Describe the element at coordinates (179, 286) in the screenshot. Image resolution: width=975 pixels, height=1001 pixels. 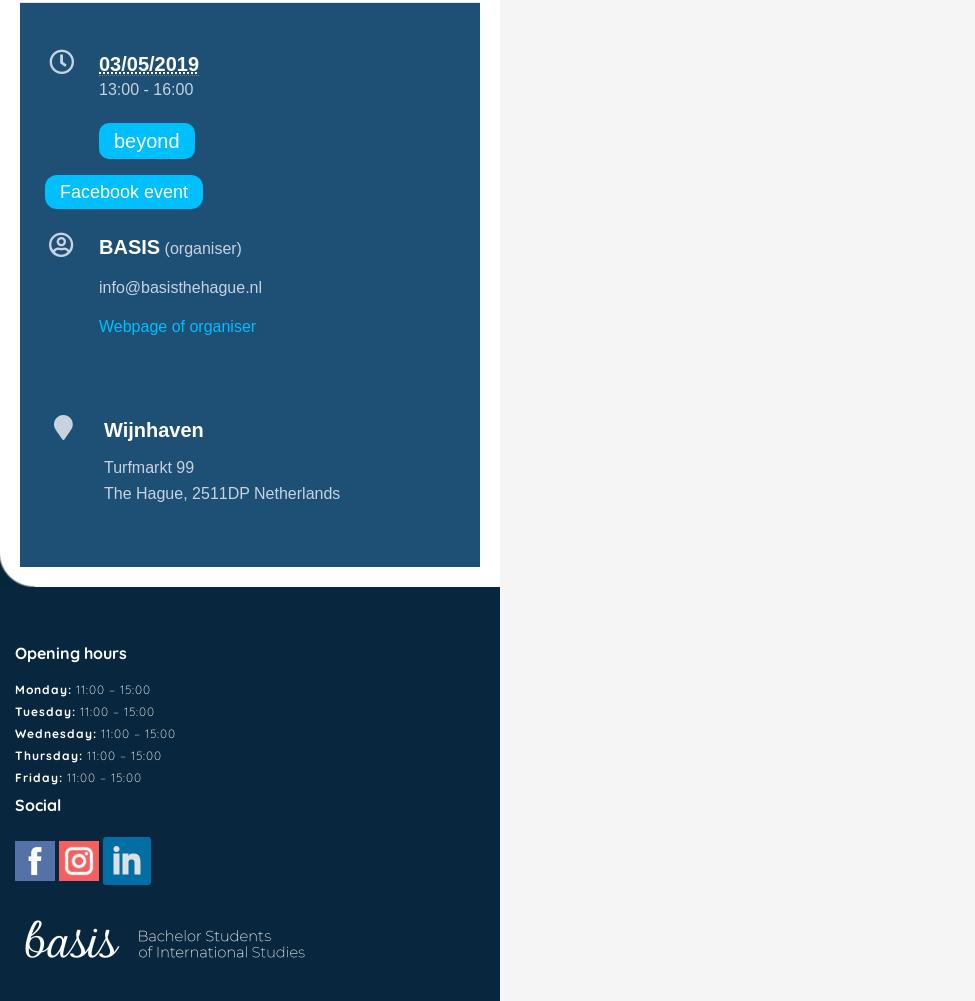
I see `'info@basisthehague.nl'` at that location.